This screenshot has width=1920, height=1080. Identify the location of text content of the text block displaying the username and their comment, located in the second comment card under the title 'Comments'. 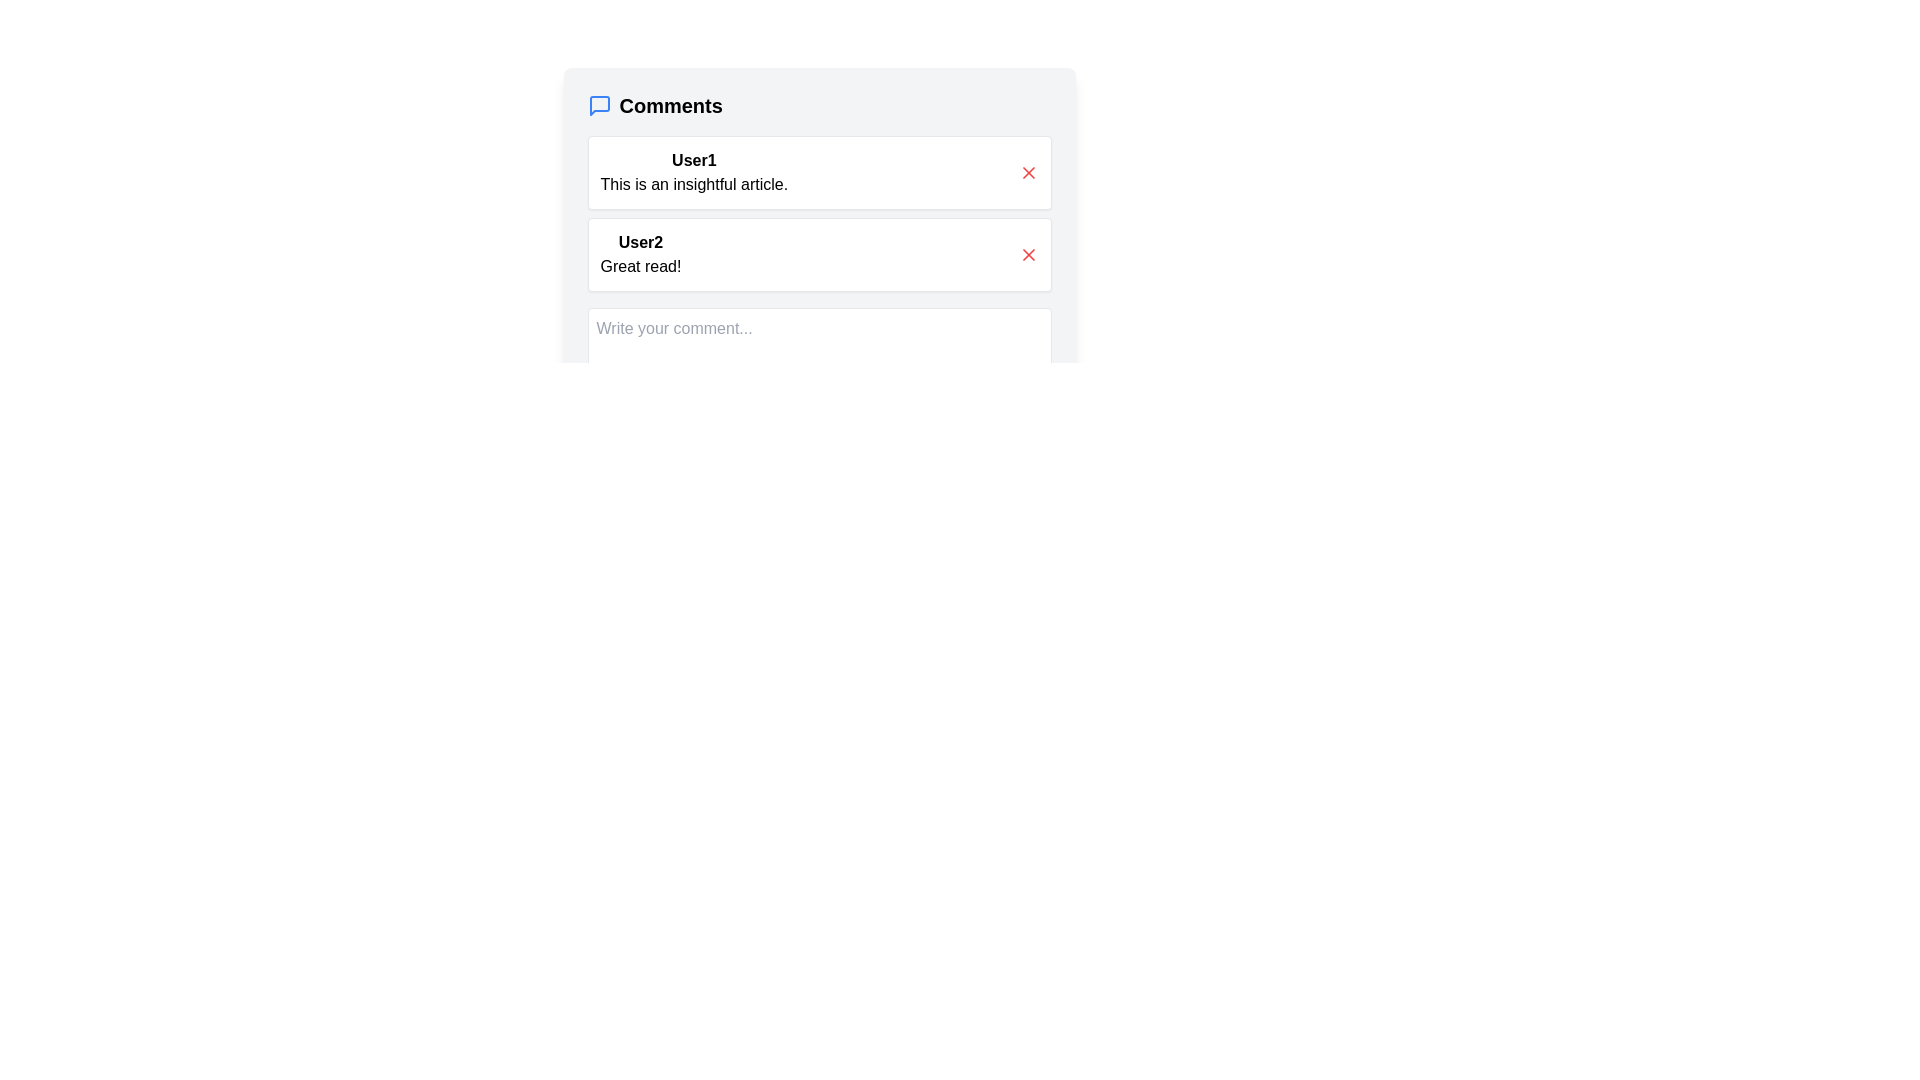
(640, 253).